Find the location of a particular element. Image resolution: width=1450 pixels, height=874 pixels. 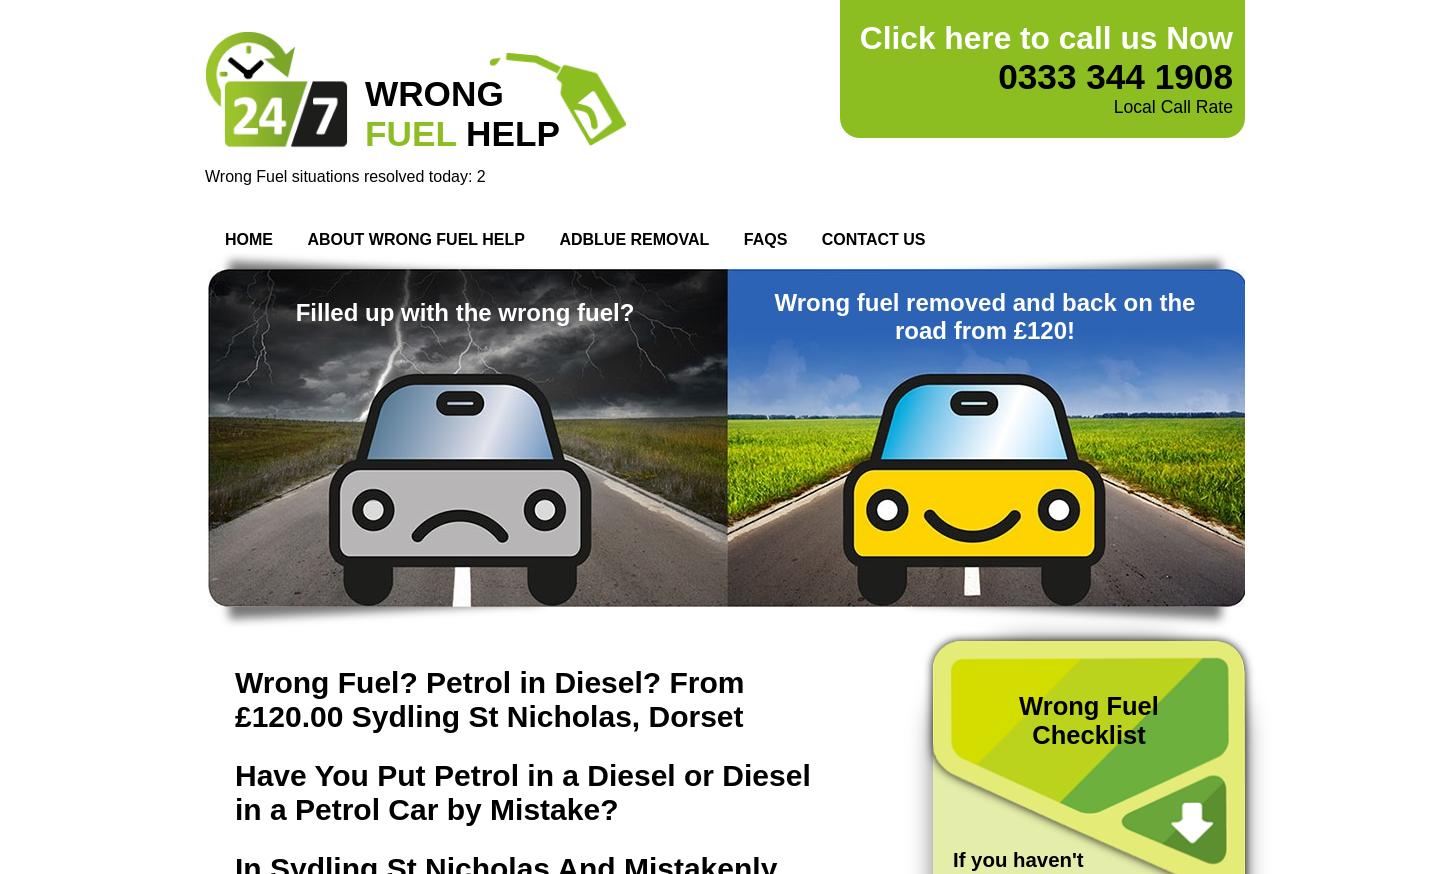

'Click here to call us Now' is located at coordinates (1046, 37).